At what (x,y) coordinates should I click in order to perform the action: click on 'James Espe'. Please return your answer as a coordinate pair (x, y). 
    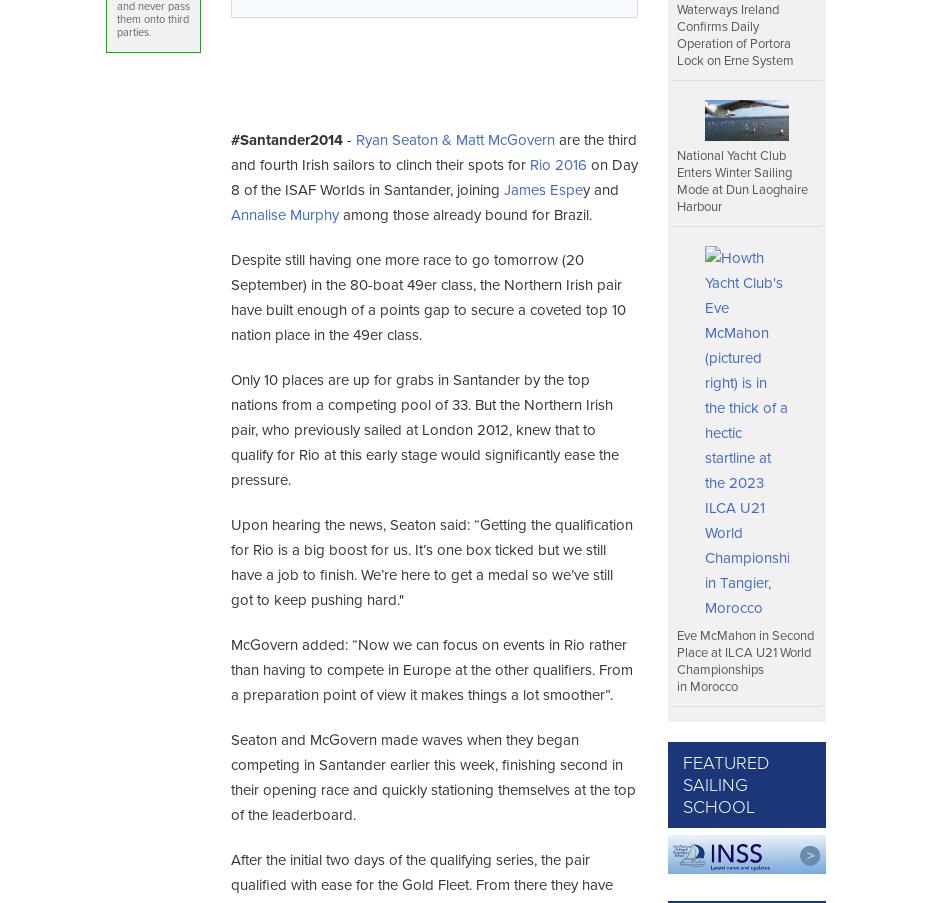
    Looking at the image, I should click on (541, 188).